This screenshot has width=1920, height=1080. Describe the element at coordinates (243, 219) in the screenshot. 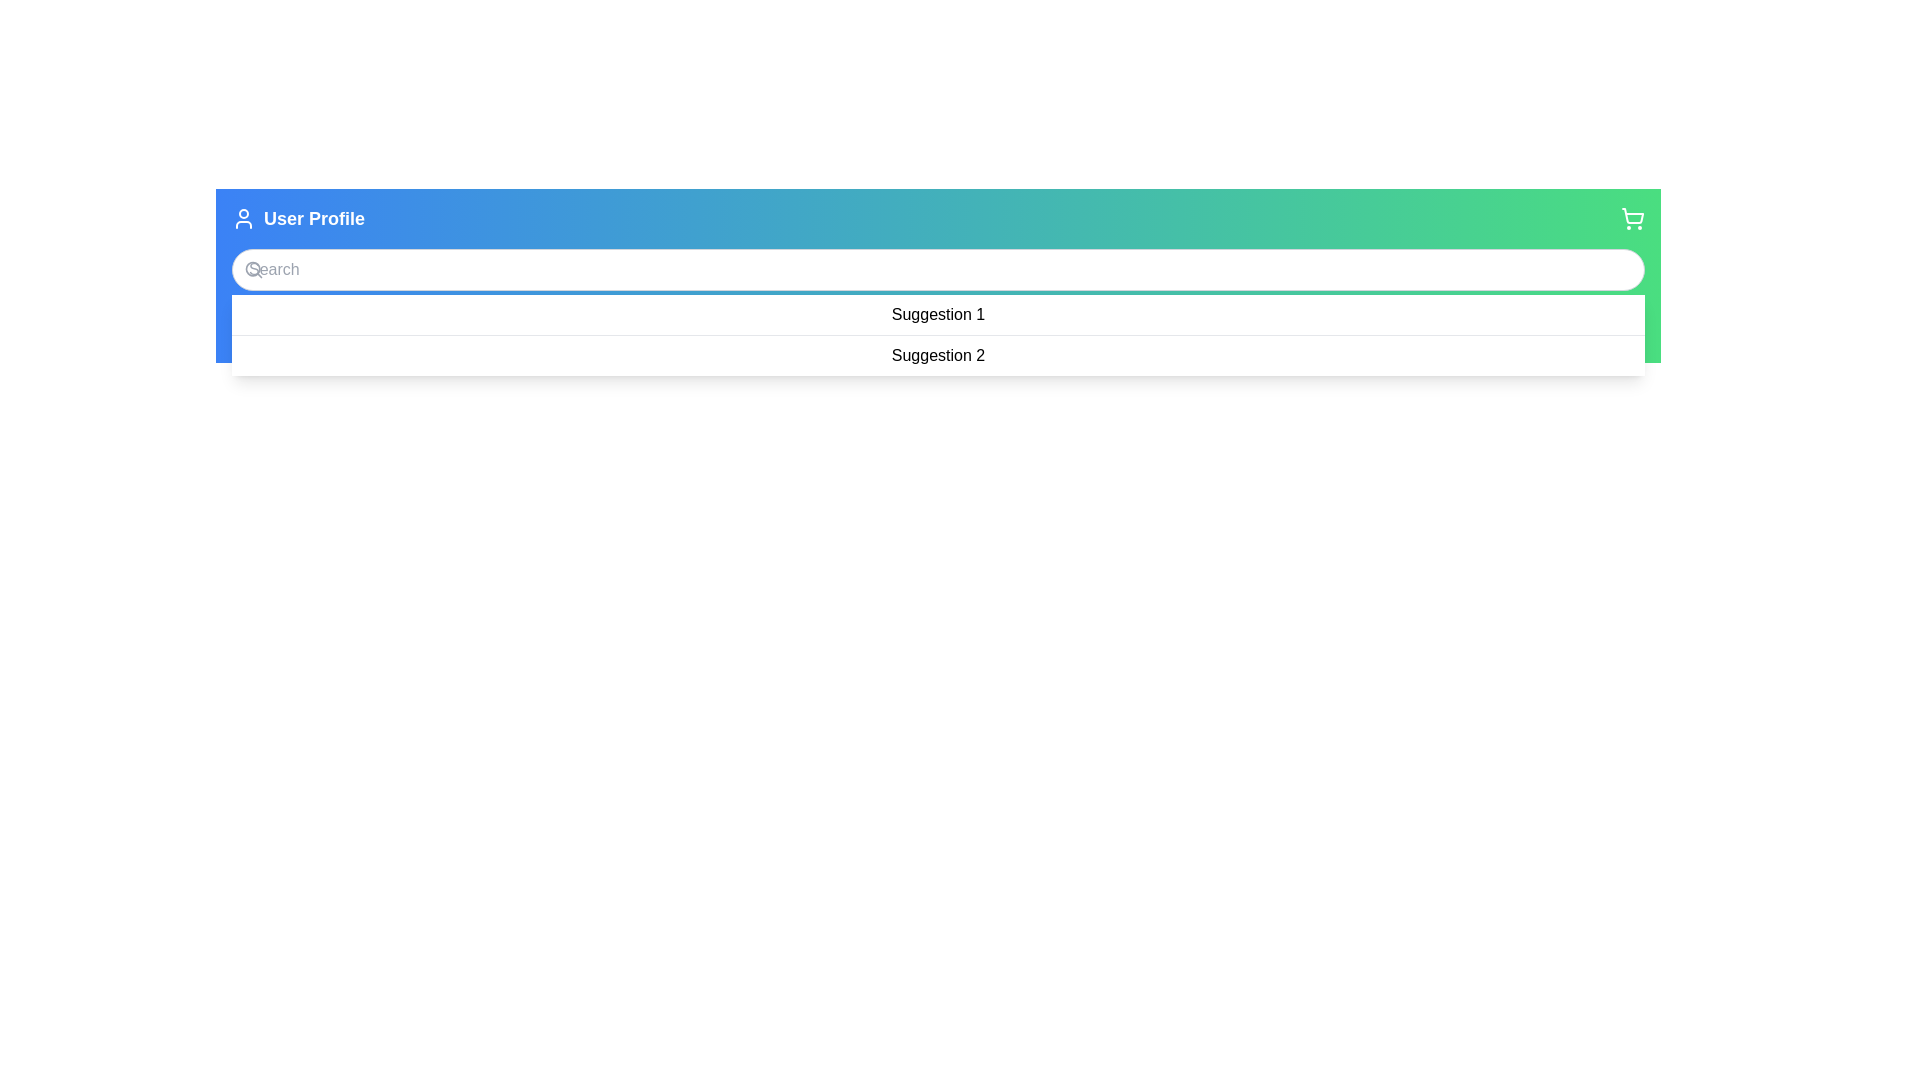

I see `the user avatar icon, which is a wireframe human figure outlined in white with a blue background` at that location.